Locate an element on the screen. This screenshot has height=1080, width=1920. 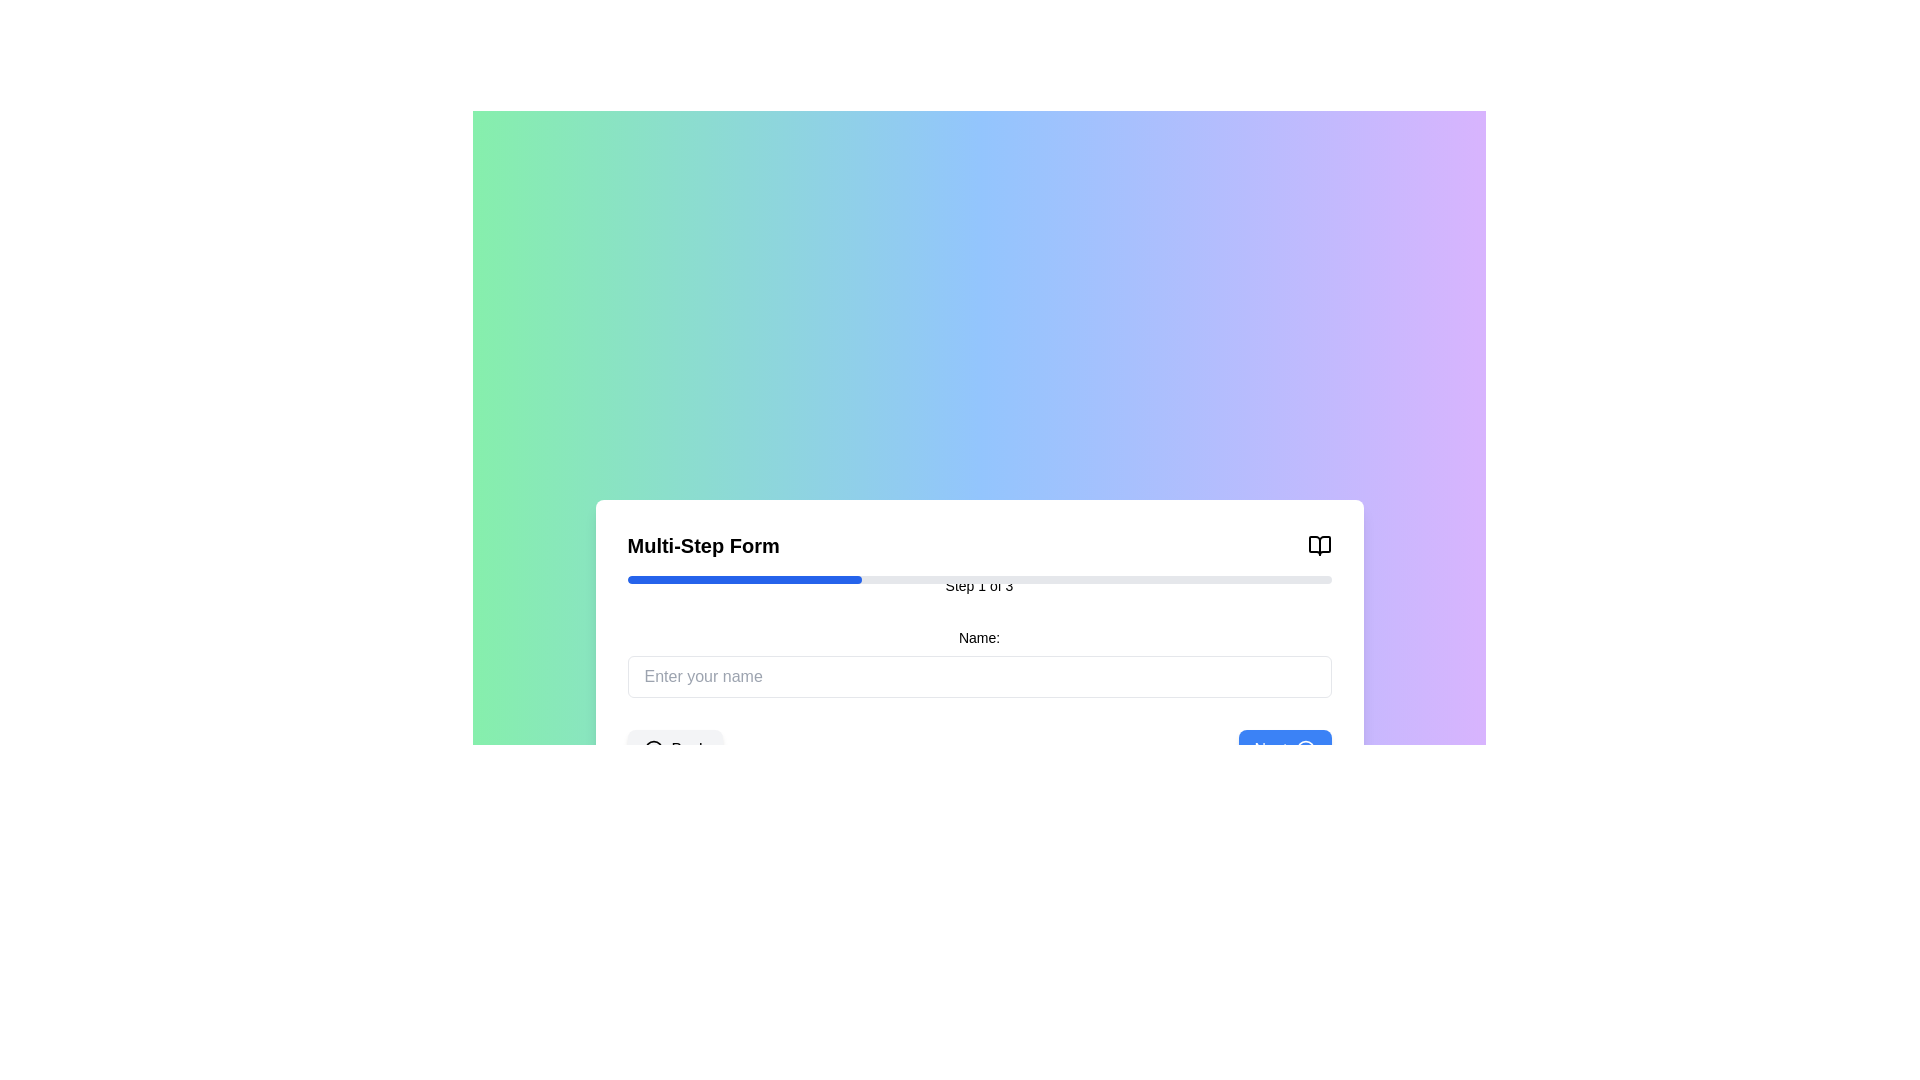
the 'Next' button, which has a vibrant blue background and white text is located at coordinates (1285, 749).